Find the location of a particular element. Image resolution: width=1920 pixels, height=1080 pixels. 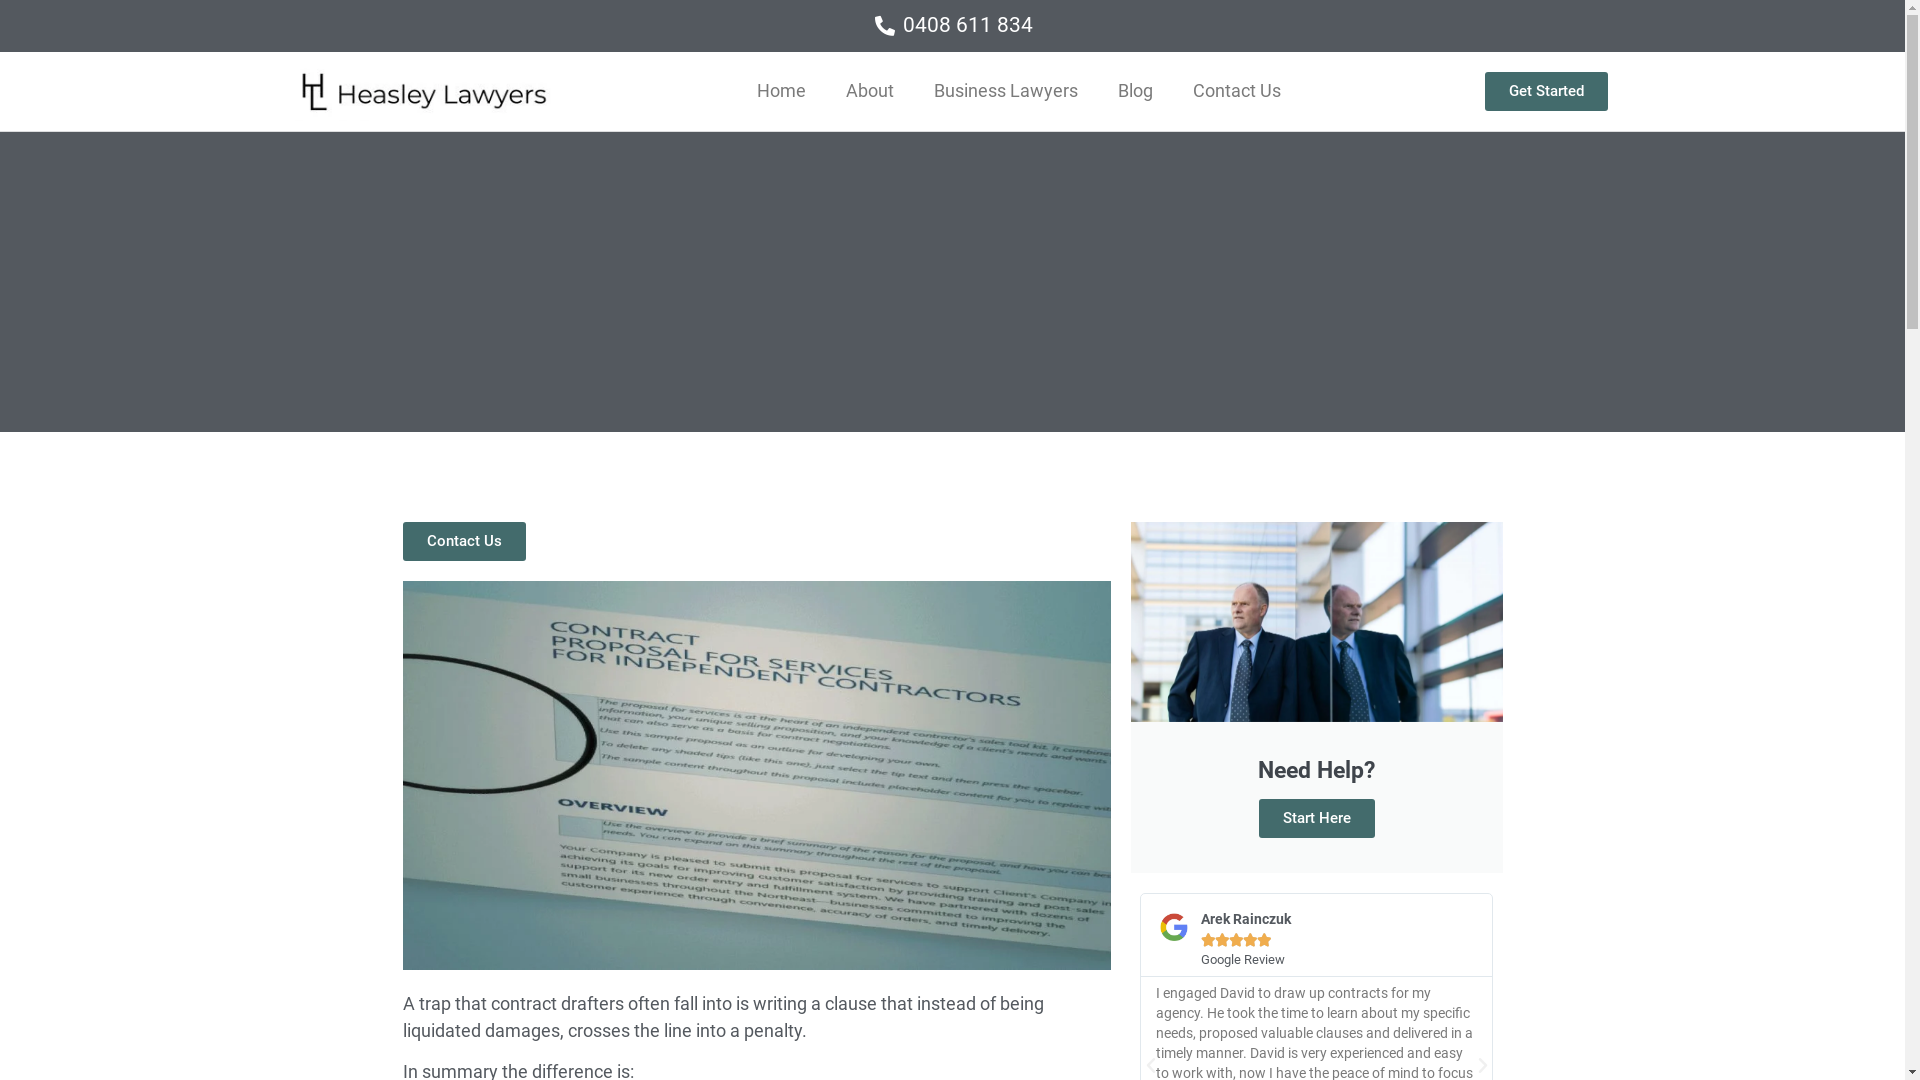

'Business Lawyers' is located at coordinates (1006, 91).